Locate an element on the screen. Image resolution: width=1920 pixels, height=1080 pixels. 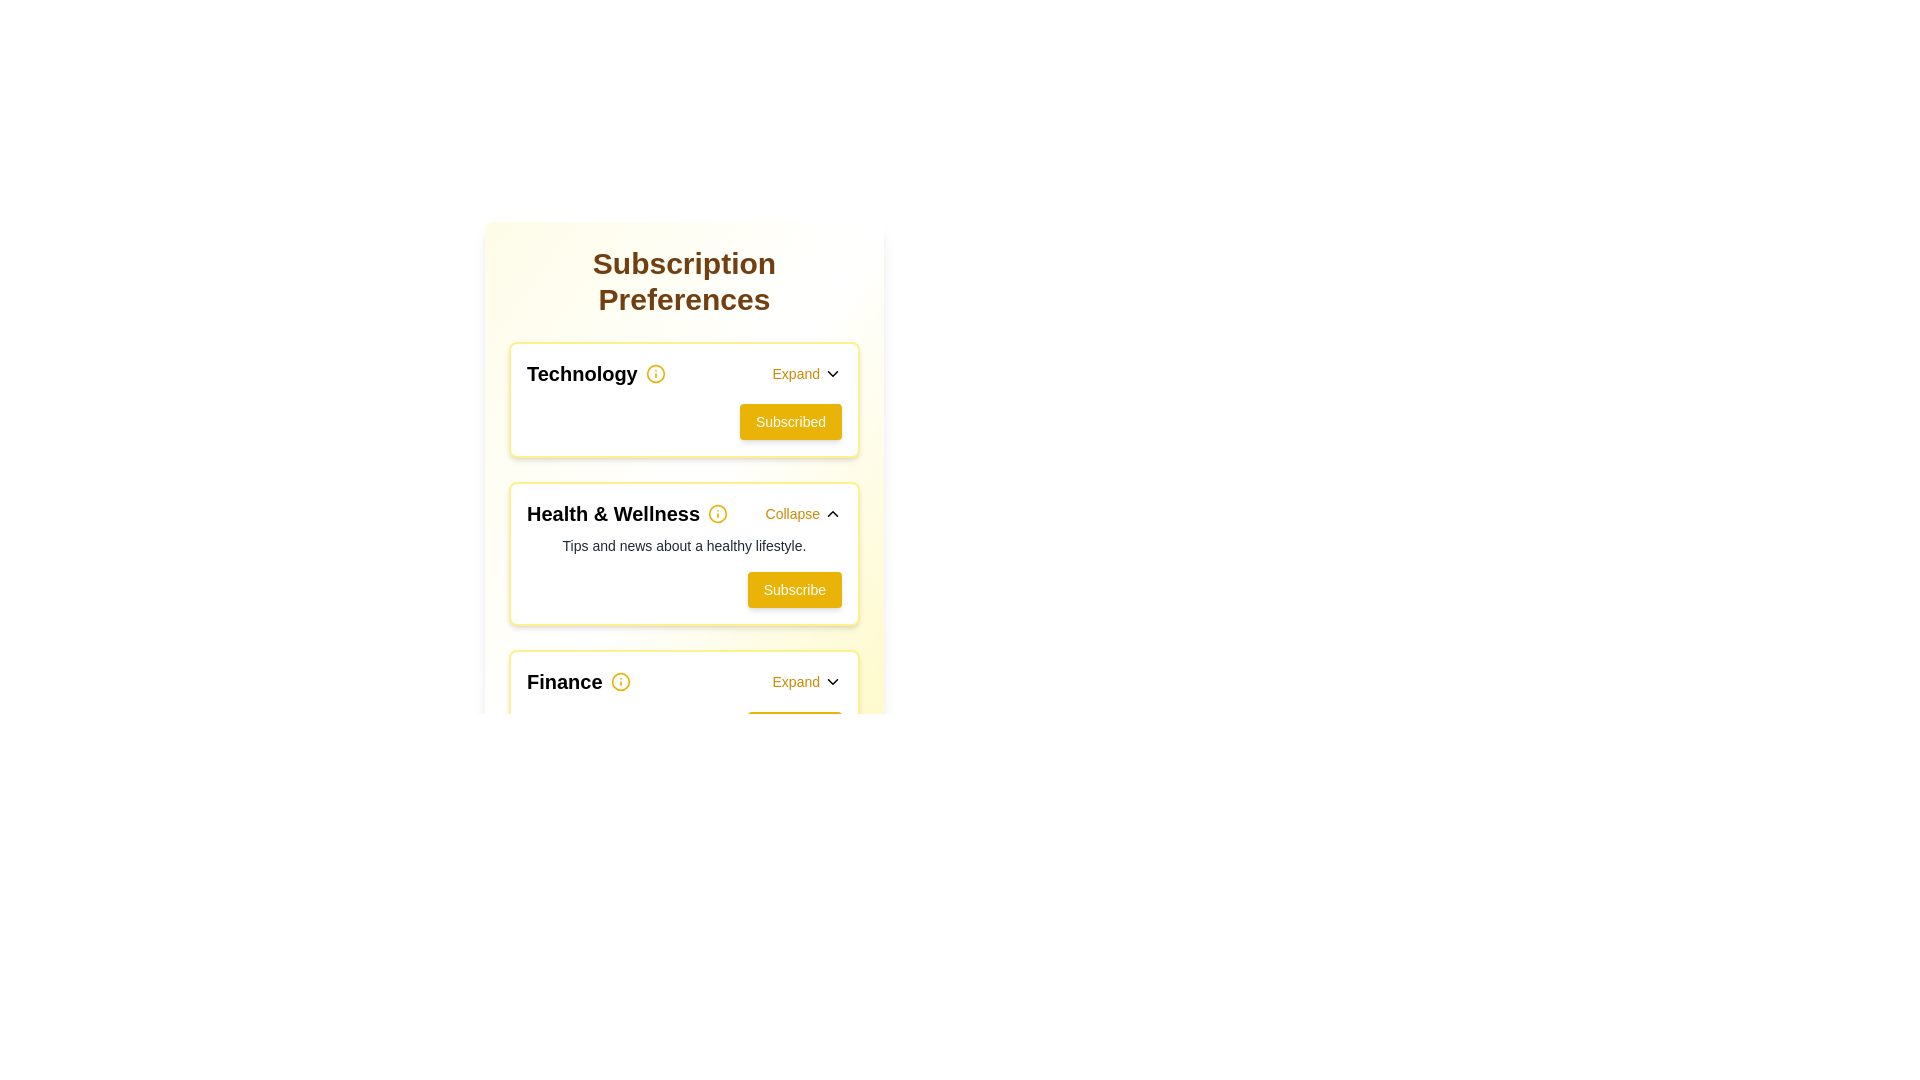
informational icon with a yellow border and white interior, located in the 'Health & Wellness' section, to the right of the section's title text is located at coordinates (718, 512).